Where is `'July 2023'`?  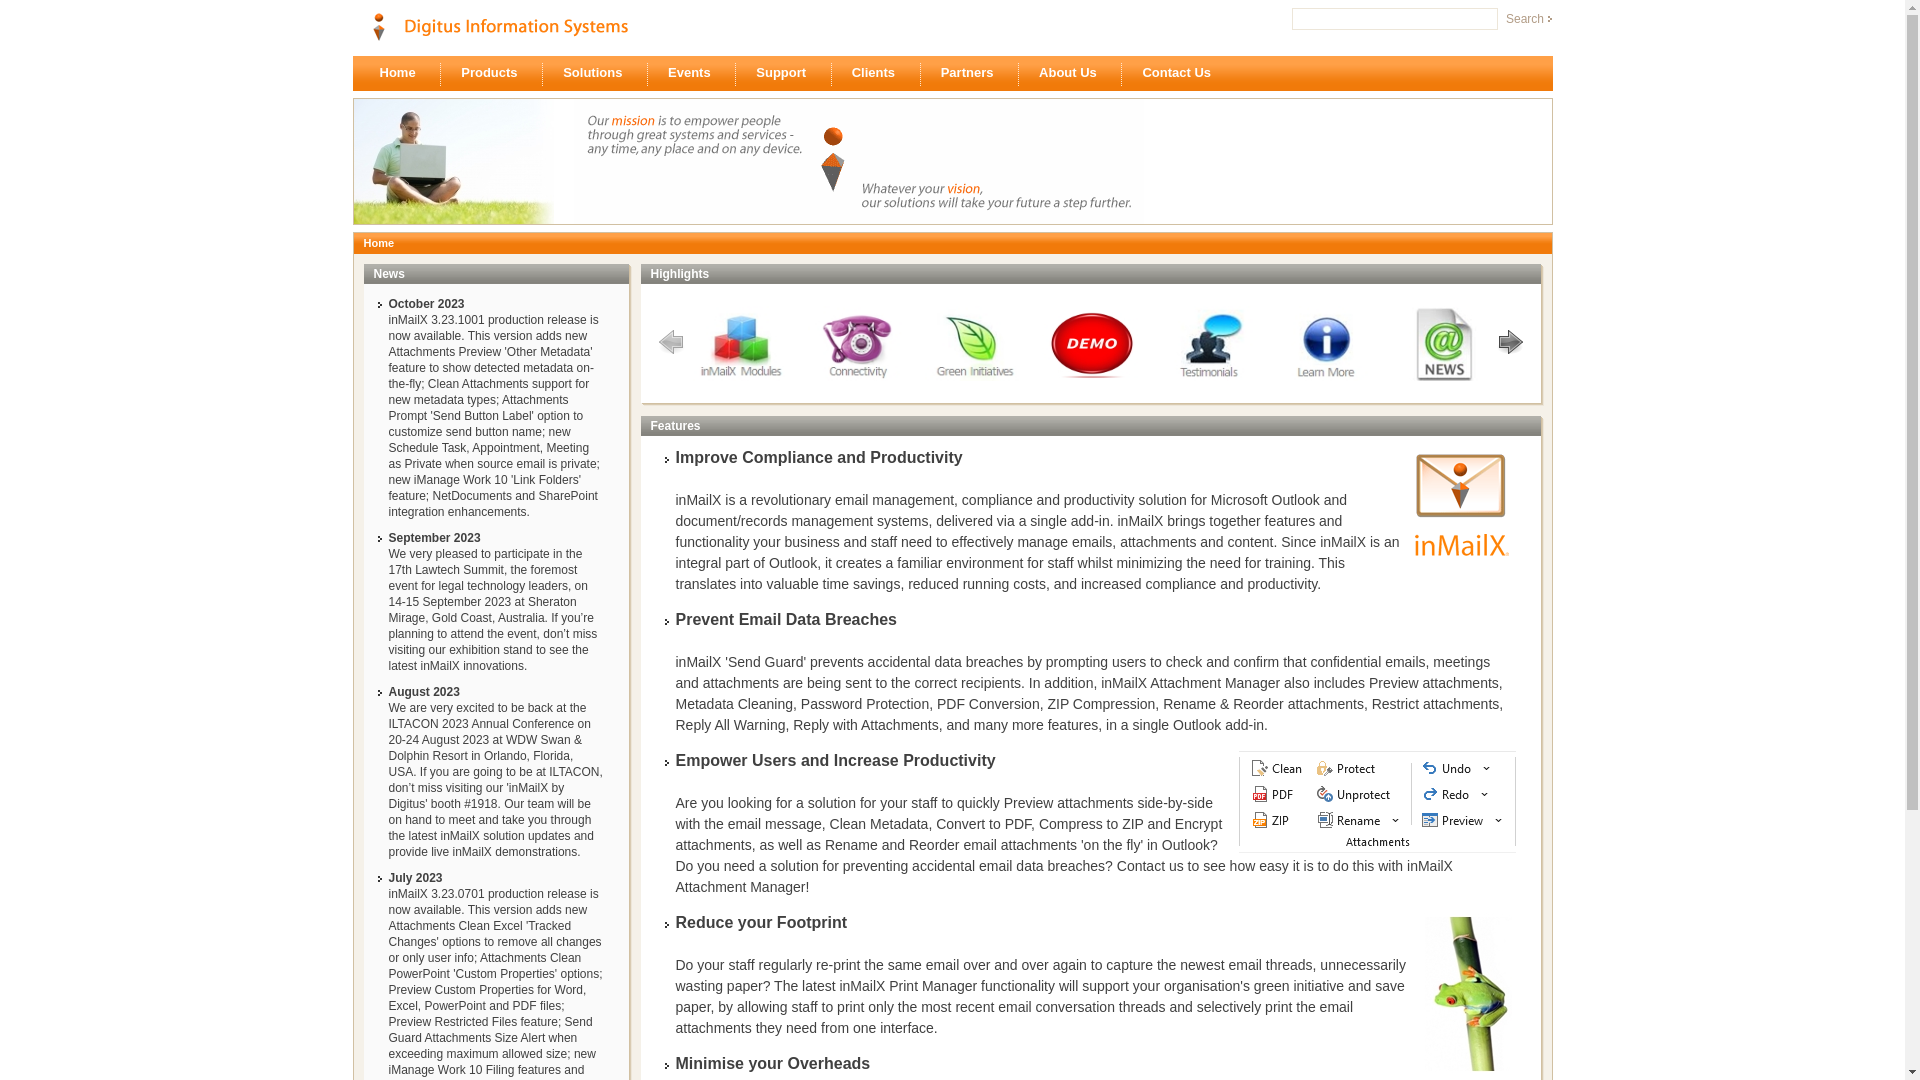 'July 2023' is located at coordinates (413, 877).